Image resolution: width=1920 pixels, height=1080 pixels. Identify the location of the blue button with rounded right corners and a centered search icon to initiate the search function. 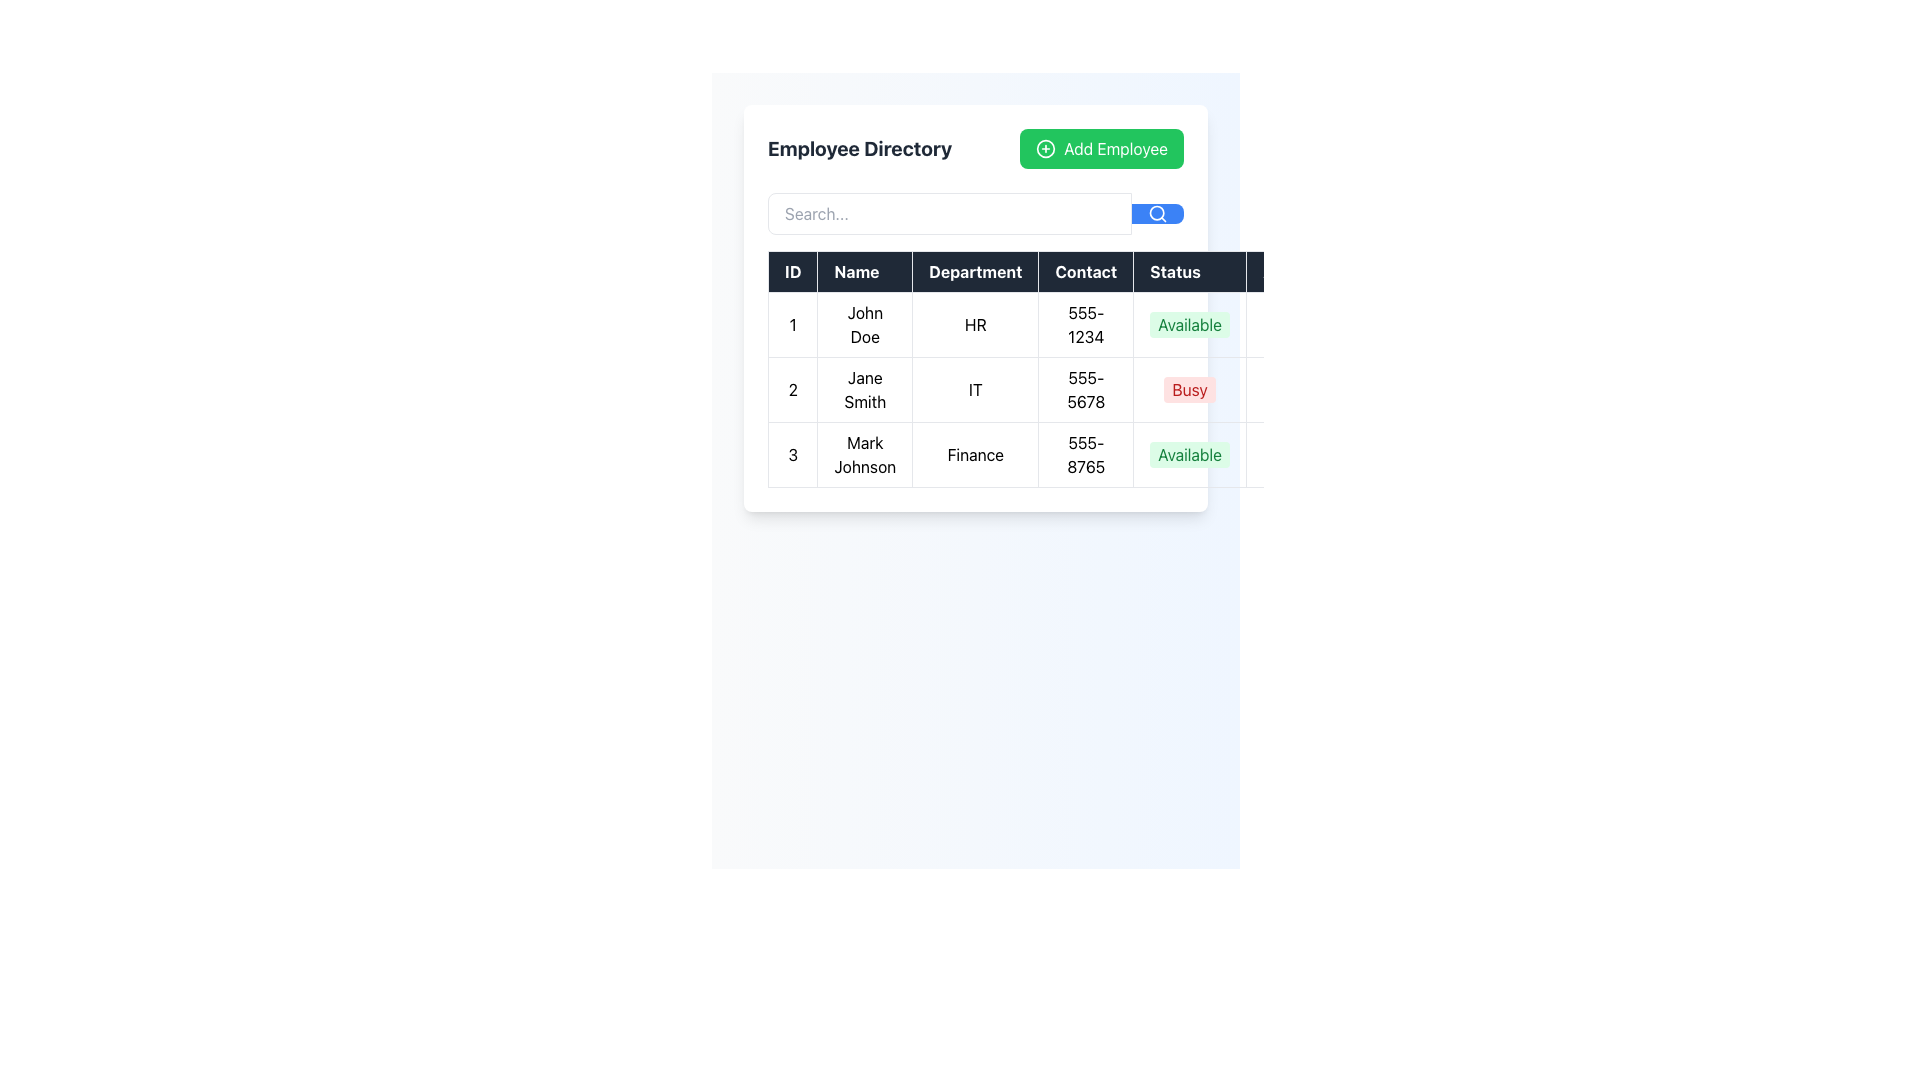
(1157, 213).